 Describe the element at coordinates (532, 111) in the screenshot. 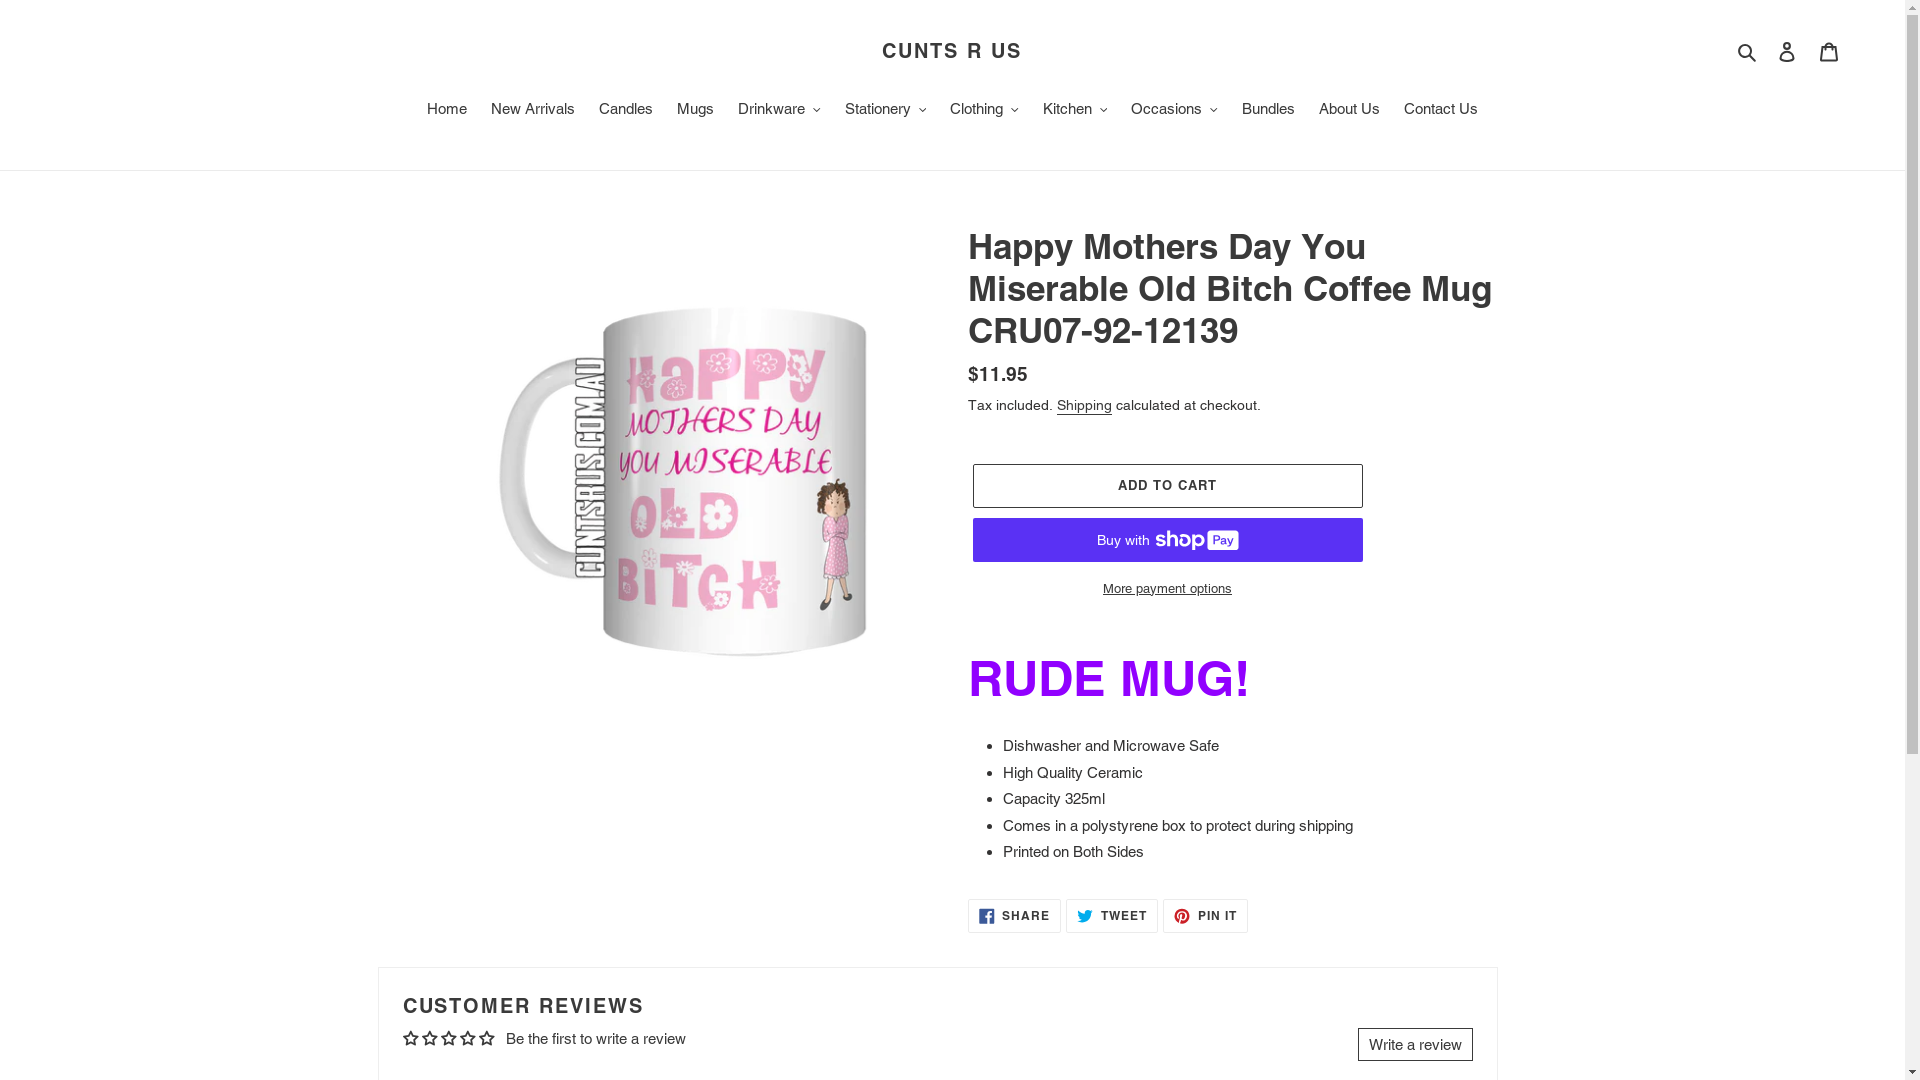

I see `'New Arrivals'` at that location.